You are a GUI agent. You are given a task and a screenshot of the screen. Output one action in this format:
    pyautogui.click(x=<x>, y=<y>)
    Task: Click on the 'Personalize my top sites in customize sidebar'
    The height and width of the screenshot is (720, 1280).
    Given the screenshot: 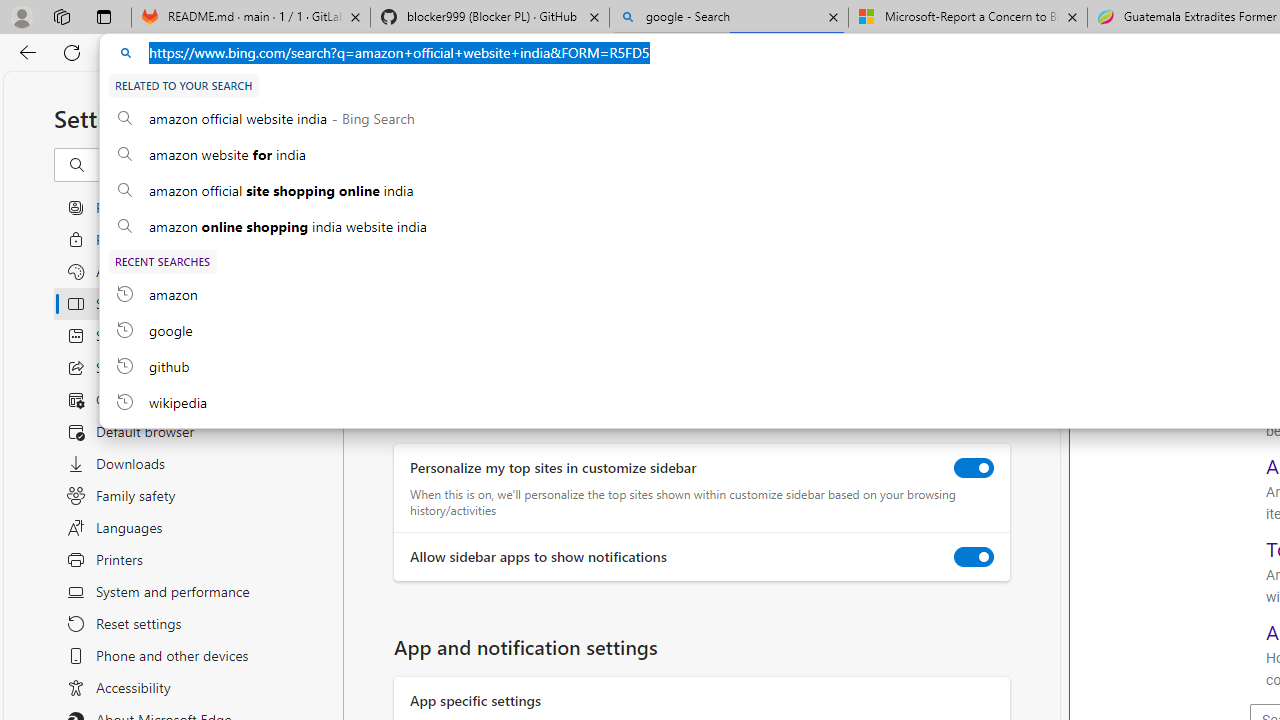 What is the action you would take?
    pyautogui.click(x=974, y=468)
    